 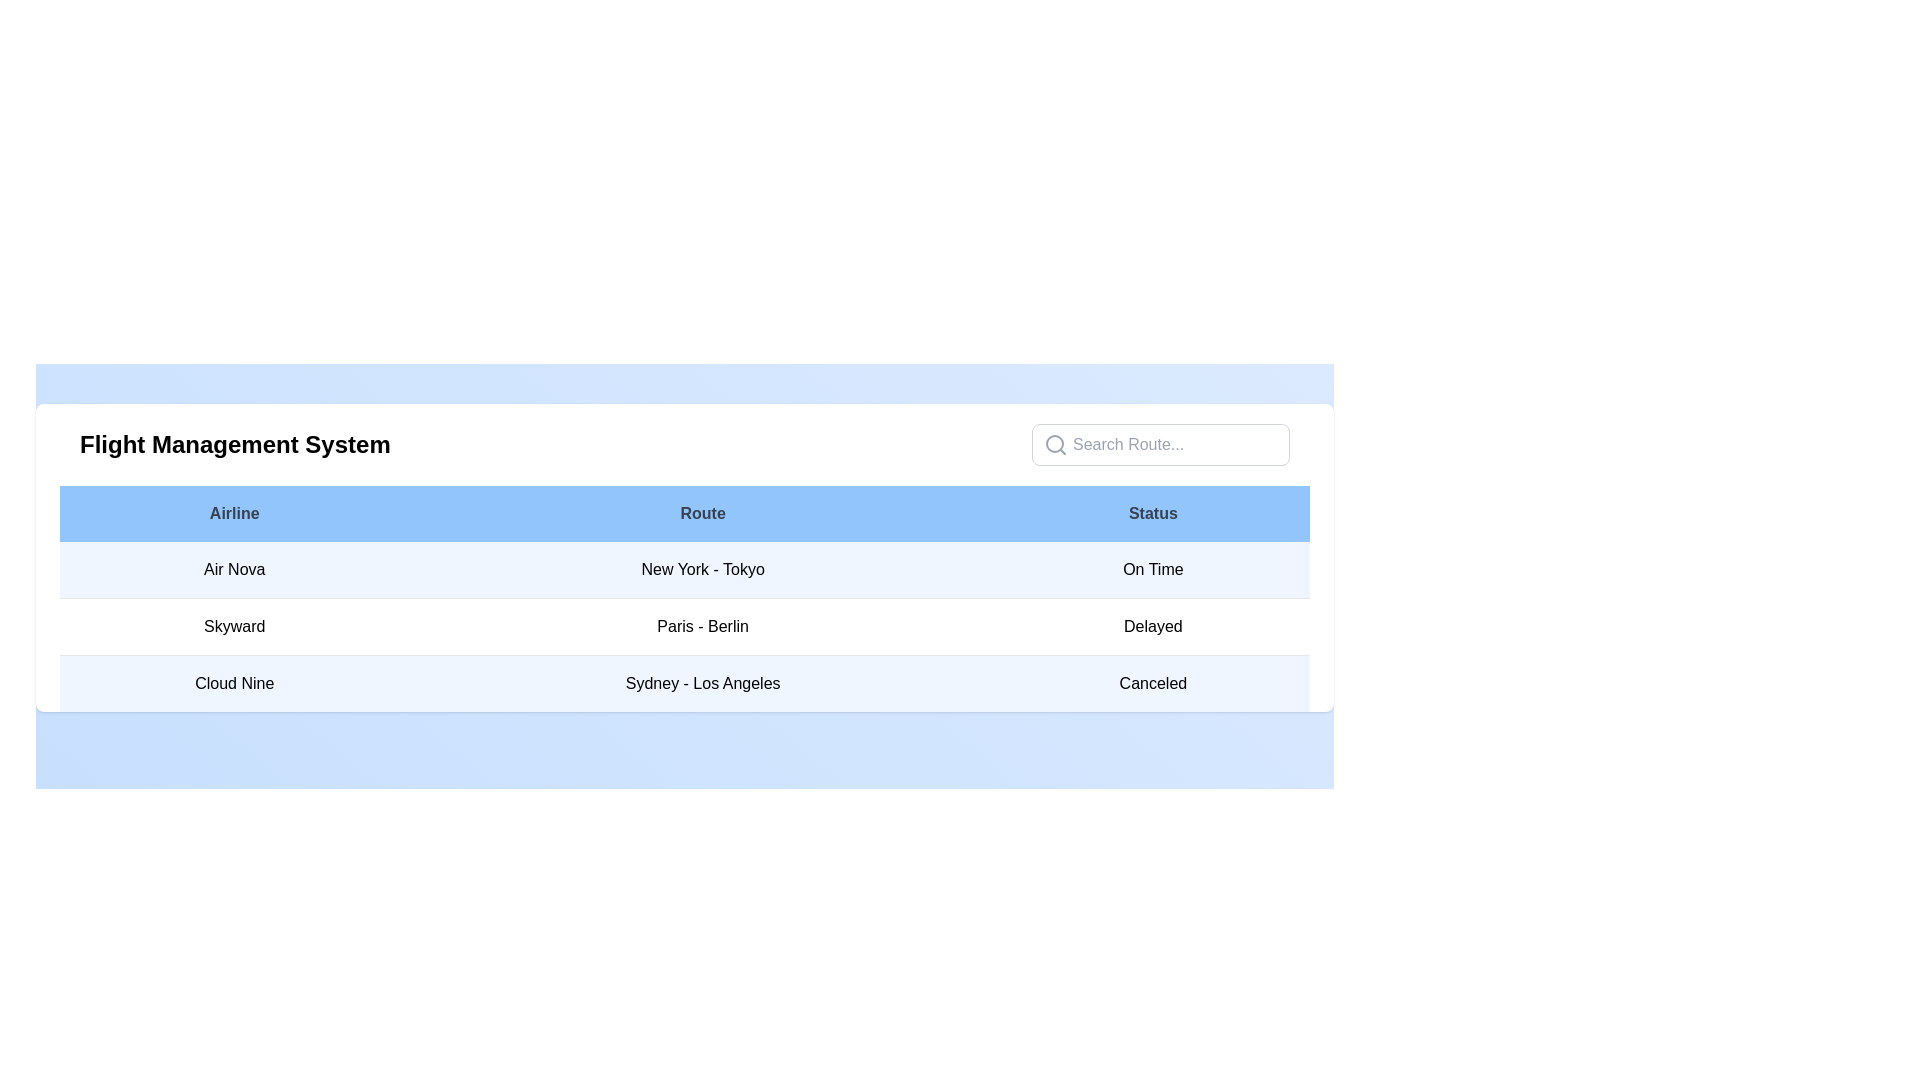 What do you see at coordinates (234, 512) in the screenshot?
I see `the static text label displaying 'Airline', which is the first header in the table's top-left section, on a light blue background` at bounding box center [234, 512].